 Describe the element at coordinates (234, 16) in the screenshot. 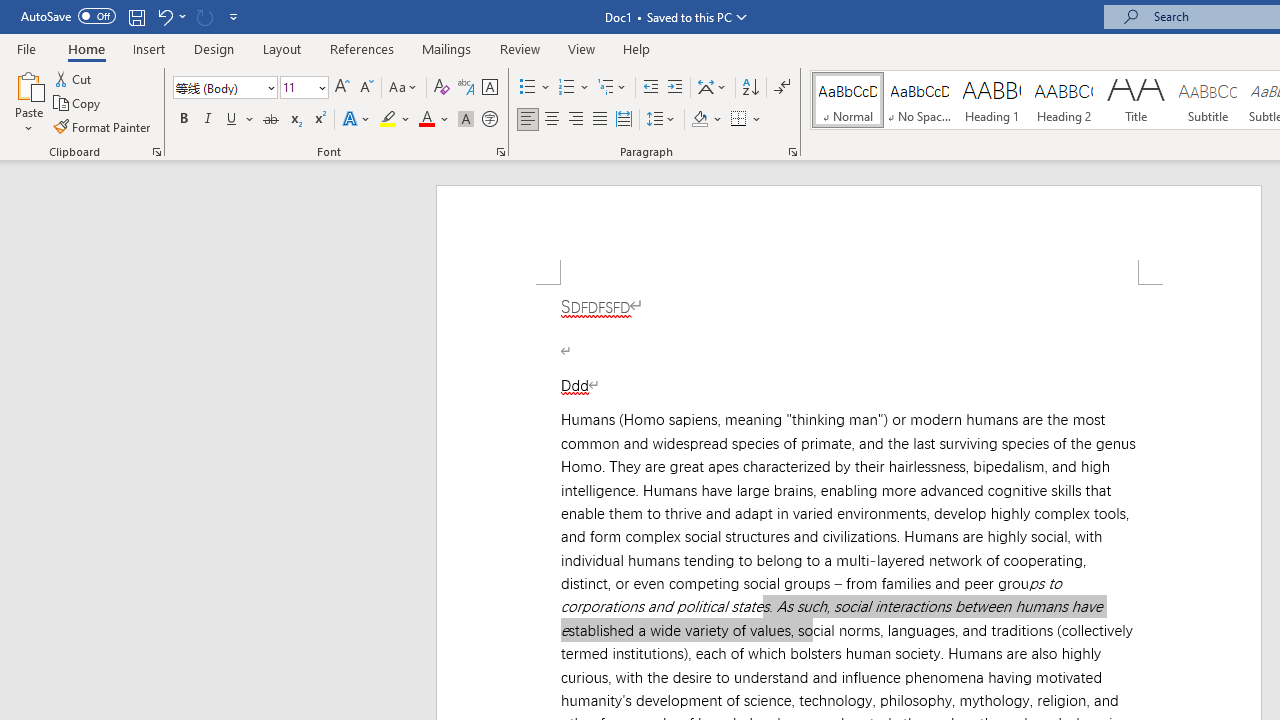

I see `'Customize Quick Access Toolbar'` at that location.